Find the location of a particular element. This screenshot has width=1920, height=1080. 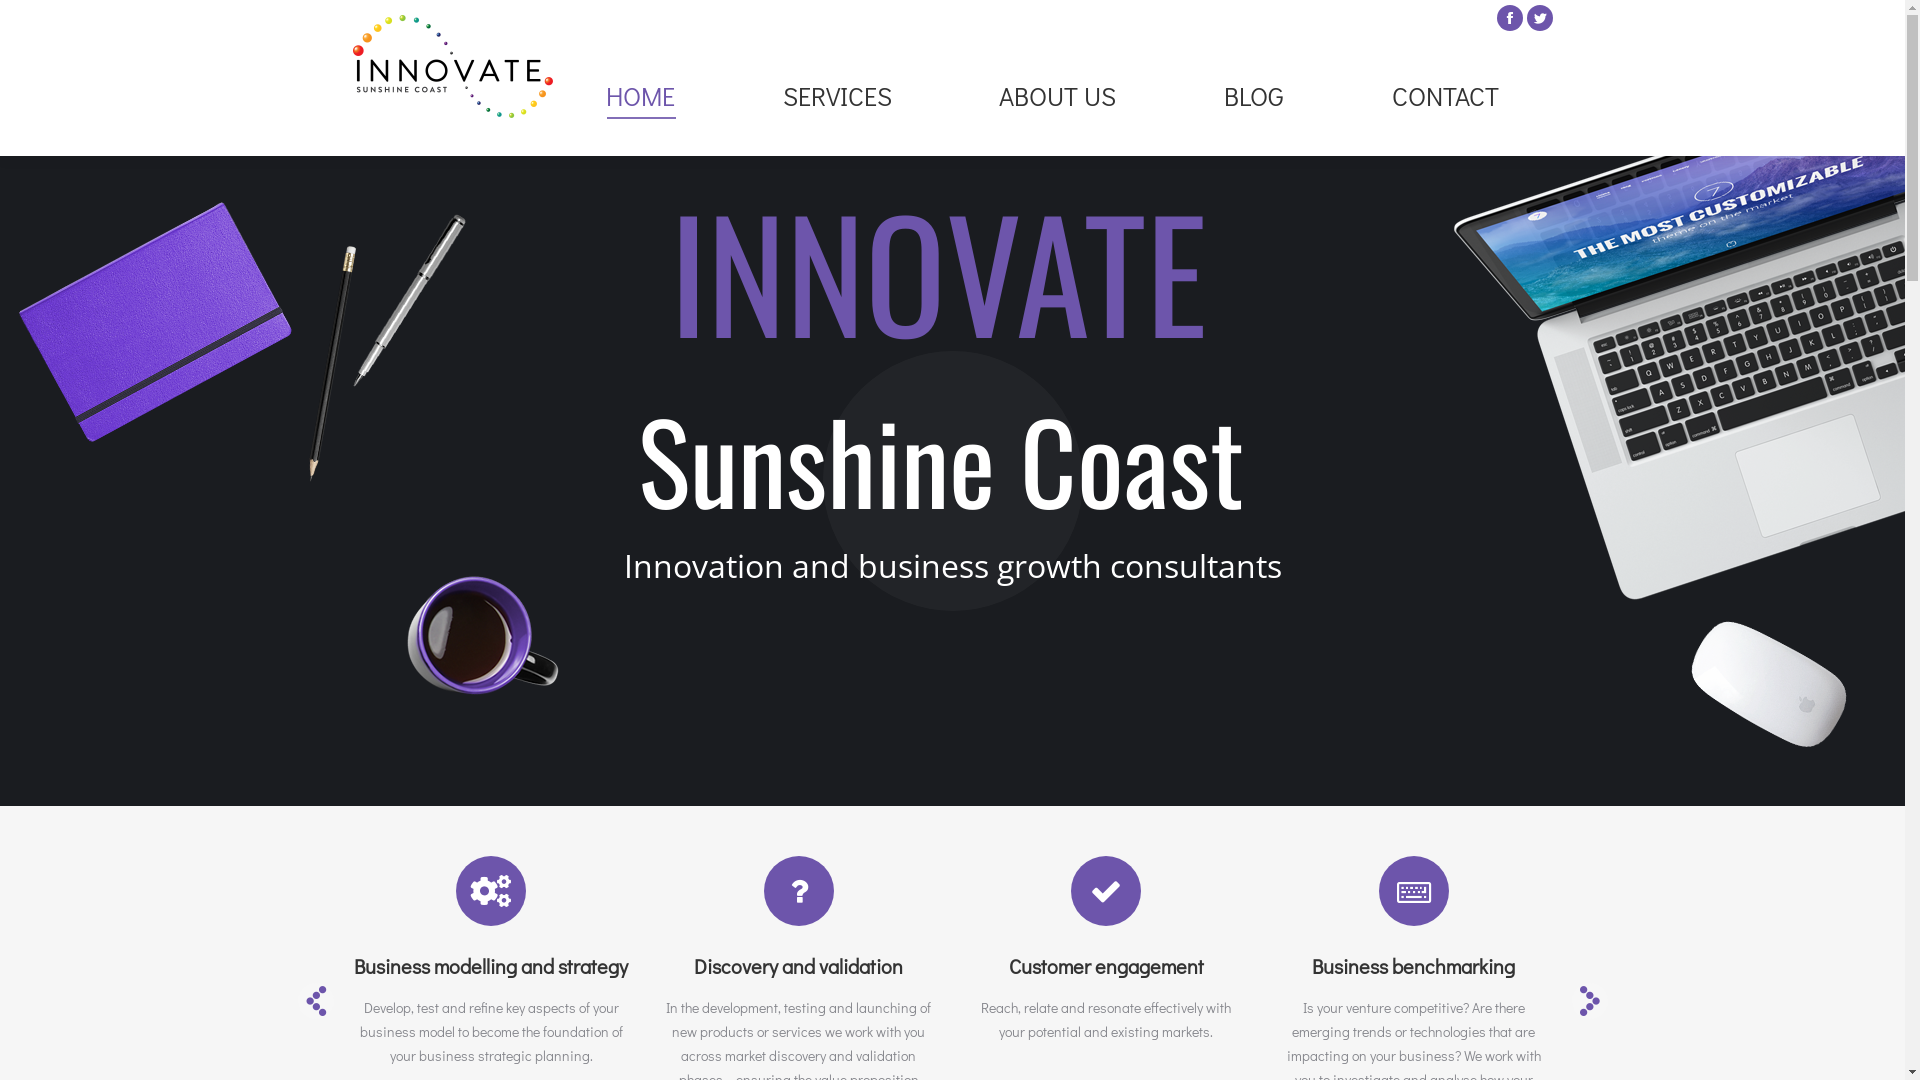

'Twitter page opens in new window' is located at coordinates (1538, 18).